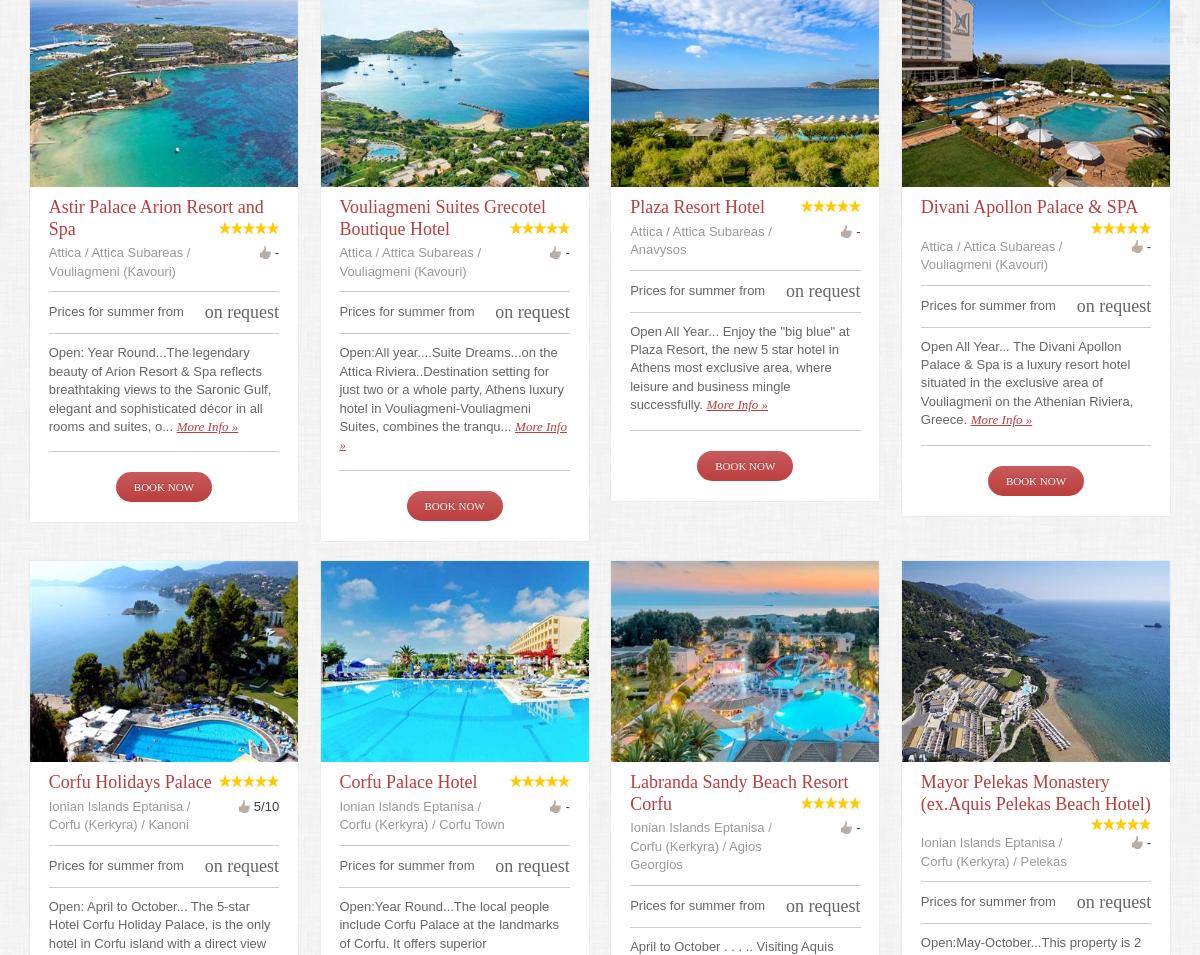 The height and width of the screenshot is (955, 1200). What do you see at coordinates (1029, 207) in the screenshot?
I see `'Divani Apollon Palace & SPA'` at bounding box center [1029, 207].